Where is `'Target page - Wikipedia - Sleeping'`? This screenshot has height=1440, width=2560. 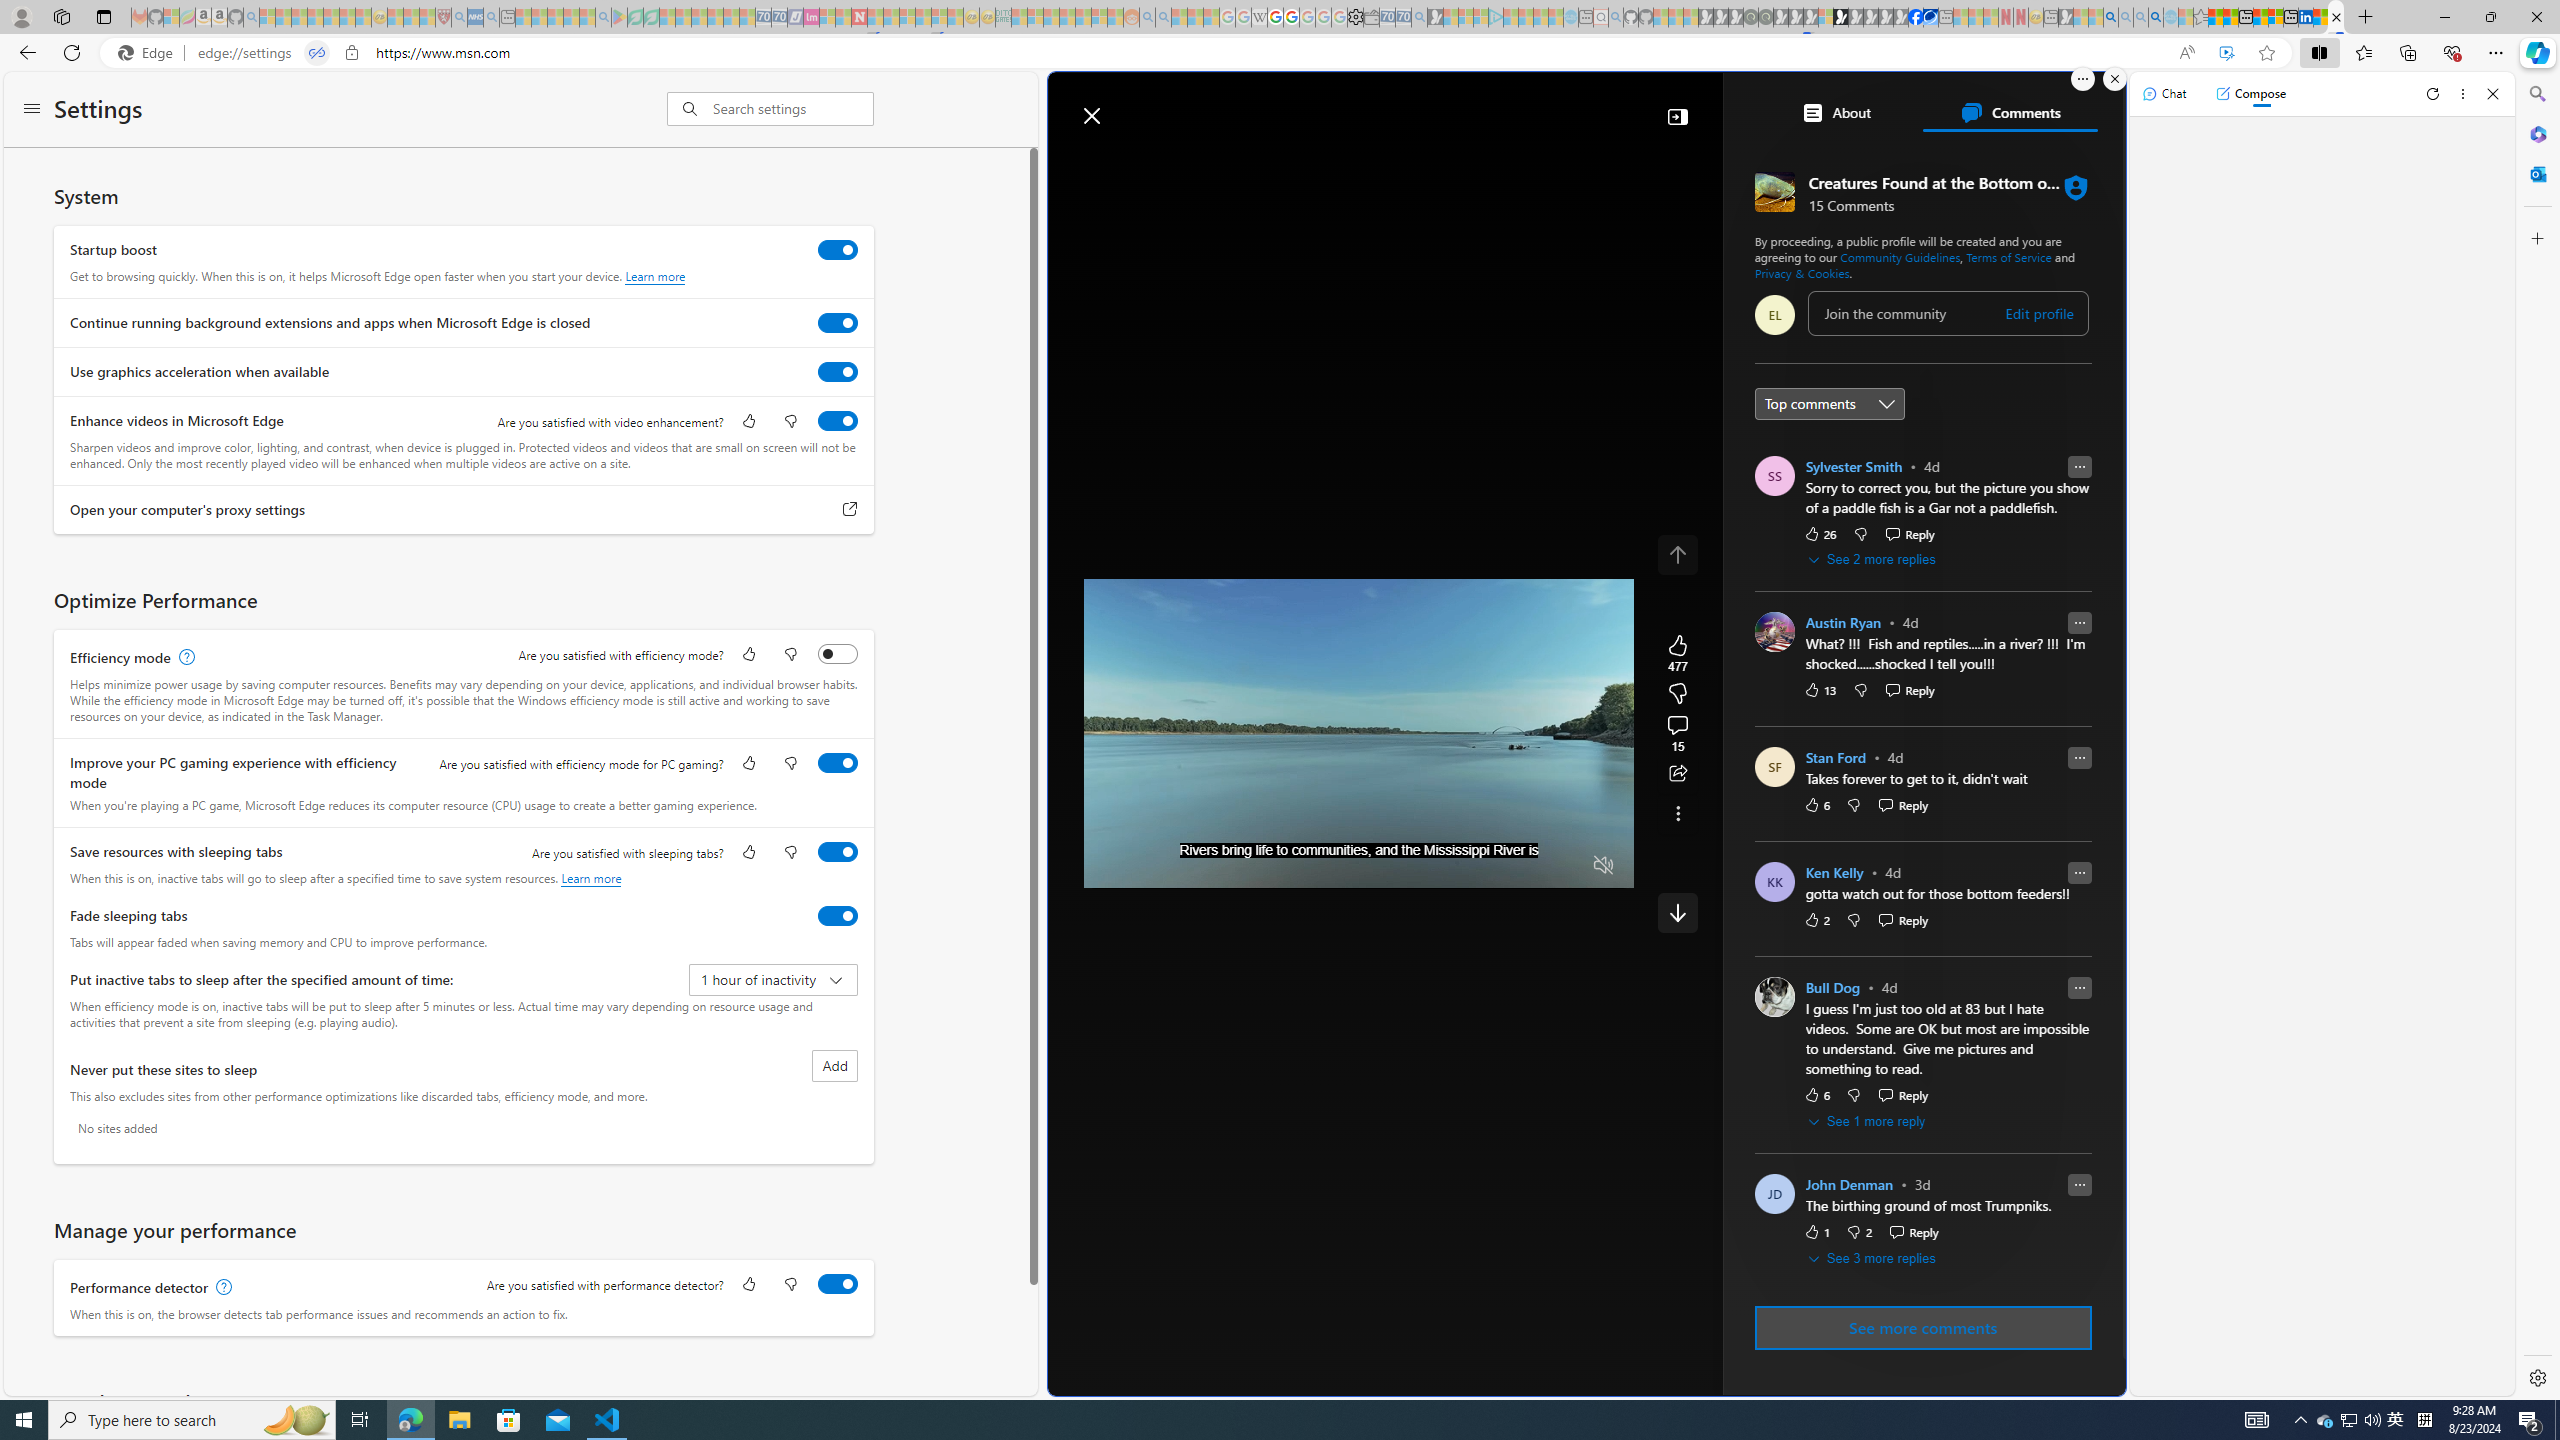 'Target page - Wikipedia - Sleeping' is located at coordinates (1259, 16).